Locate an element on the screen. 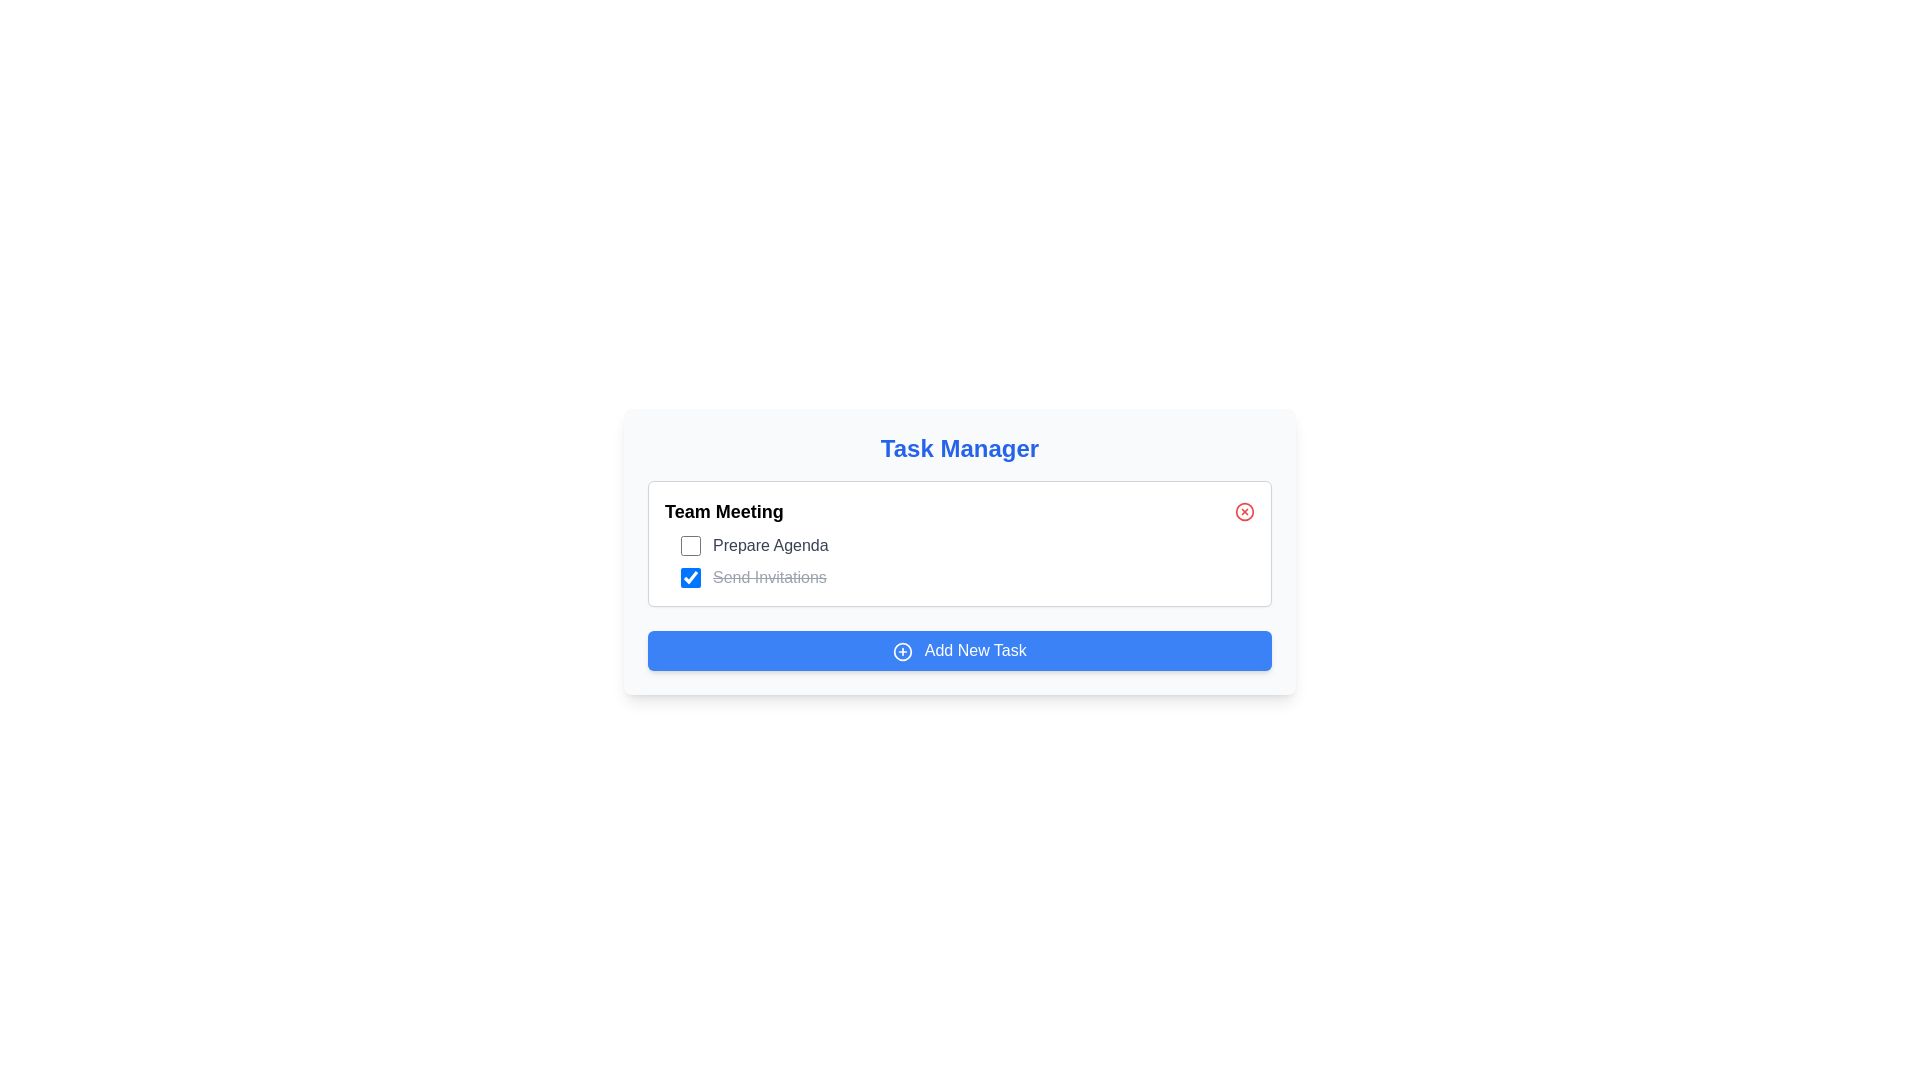 The image size is (1920, 1080). the button for removing or canceling the 'Team Meeting' section to observe the color change is located at coordinates (1243, 511).